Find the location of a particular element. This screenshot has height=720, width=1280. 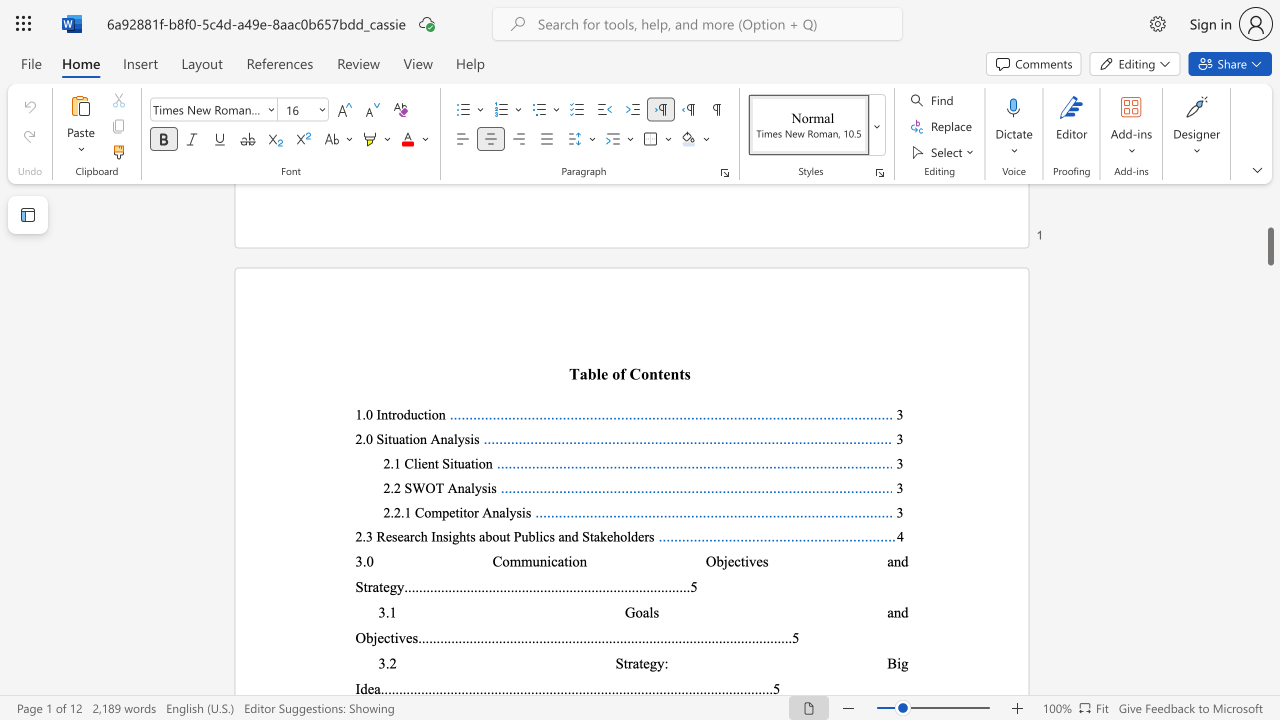

the subset text "..." within the text "........................5" is located at coordinates (769, 637).